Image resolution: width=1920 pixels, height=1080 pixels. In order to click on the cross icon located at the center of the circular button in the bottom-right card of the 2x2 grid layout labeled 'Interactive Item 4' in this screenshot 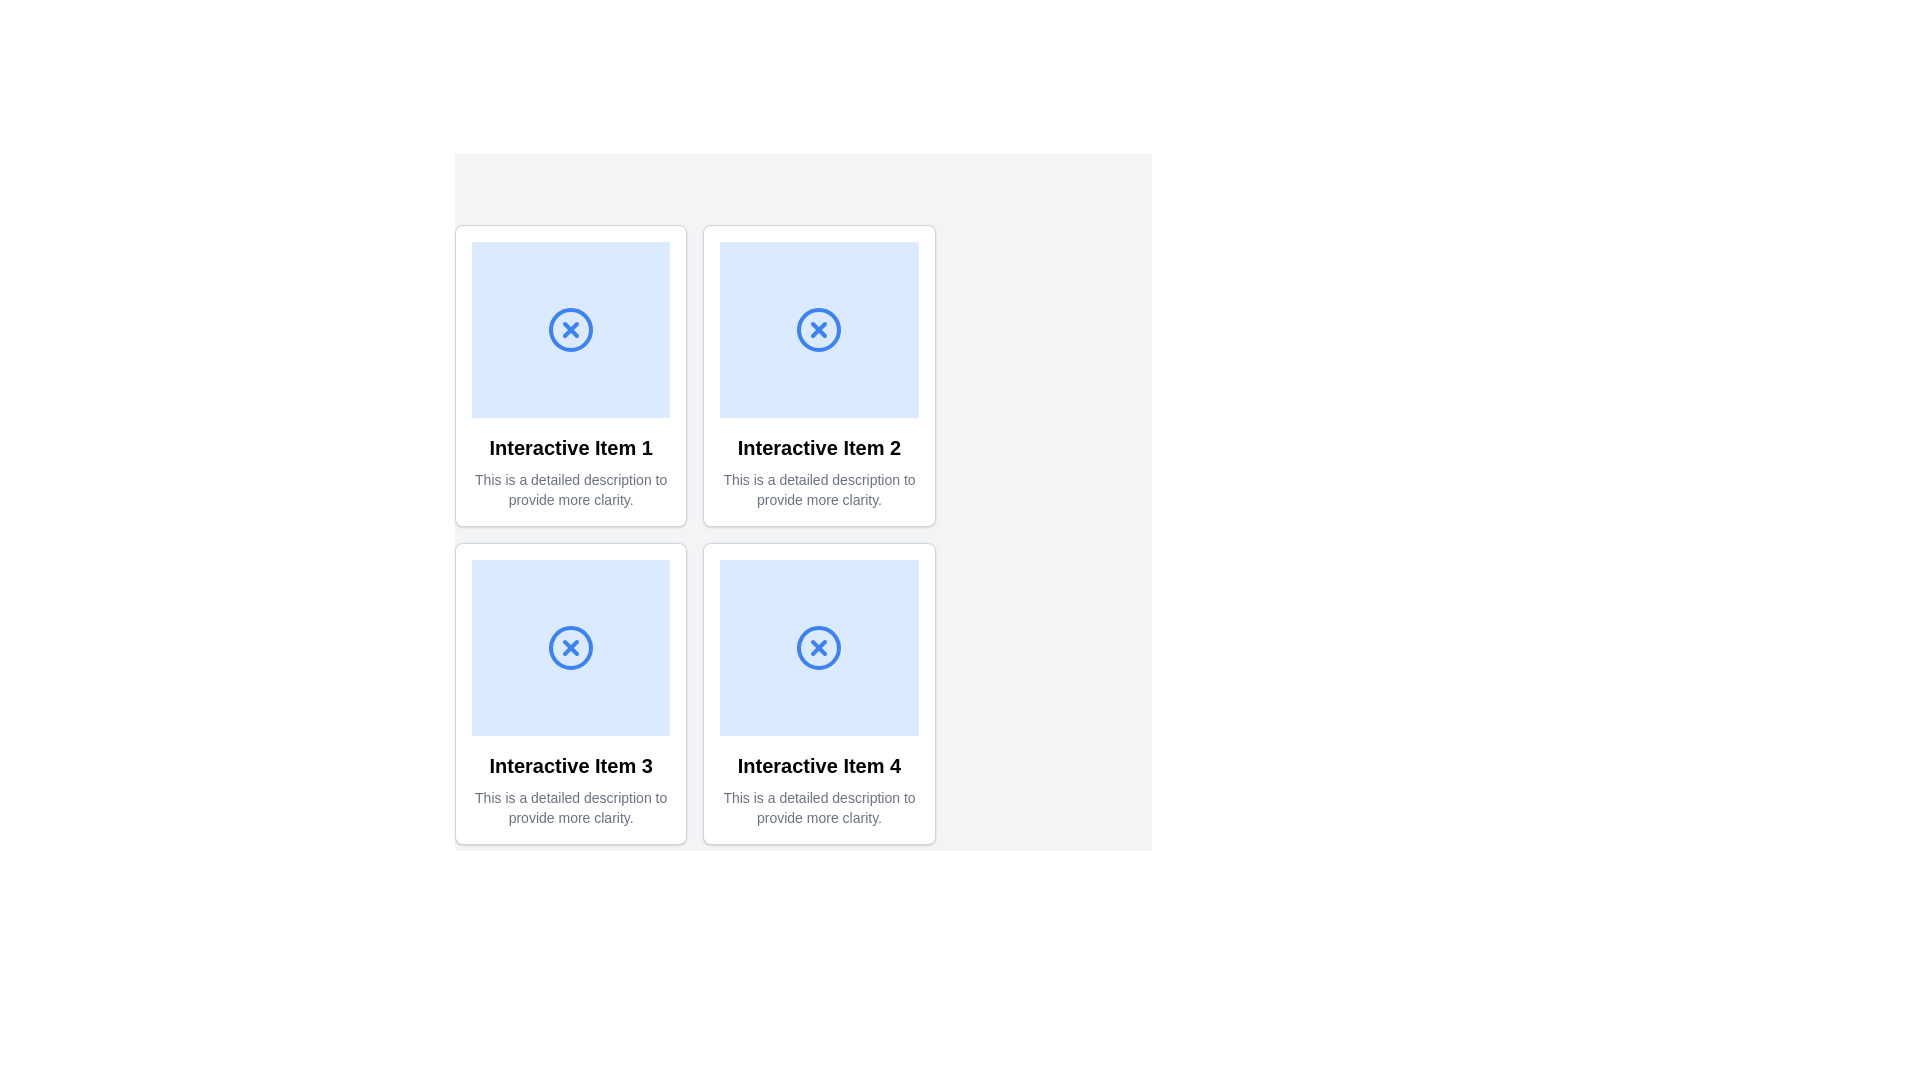, I will do `click(819, 648)`.